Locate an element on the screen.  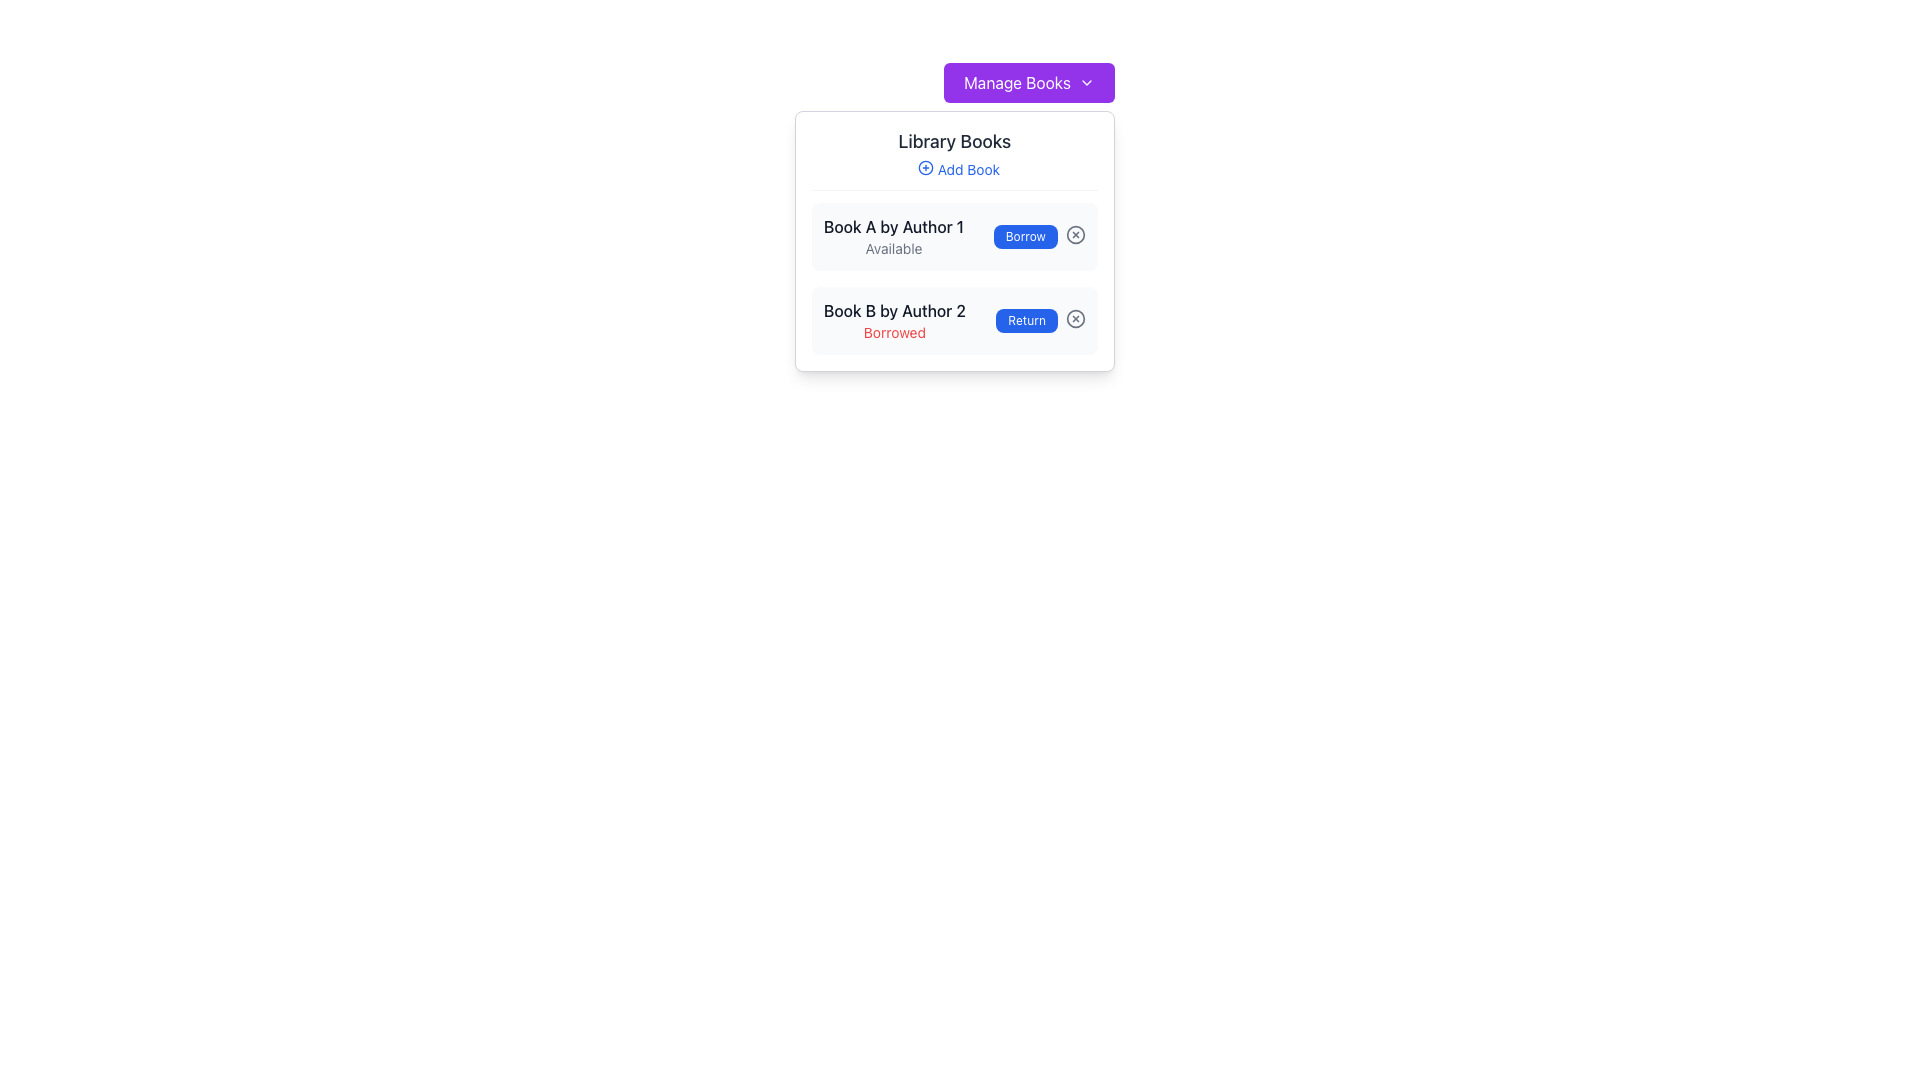
the circular Close or Cancel icon located to the right of the 'Return' button in the 'Book B by Author 2' section is located at coordinates (1074, 318).